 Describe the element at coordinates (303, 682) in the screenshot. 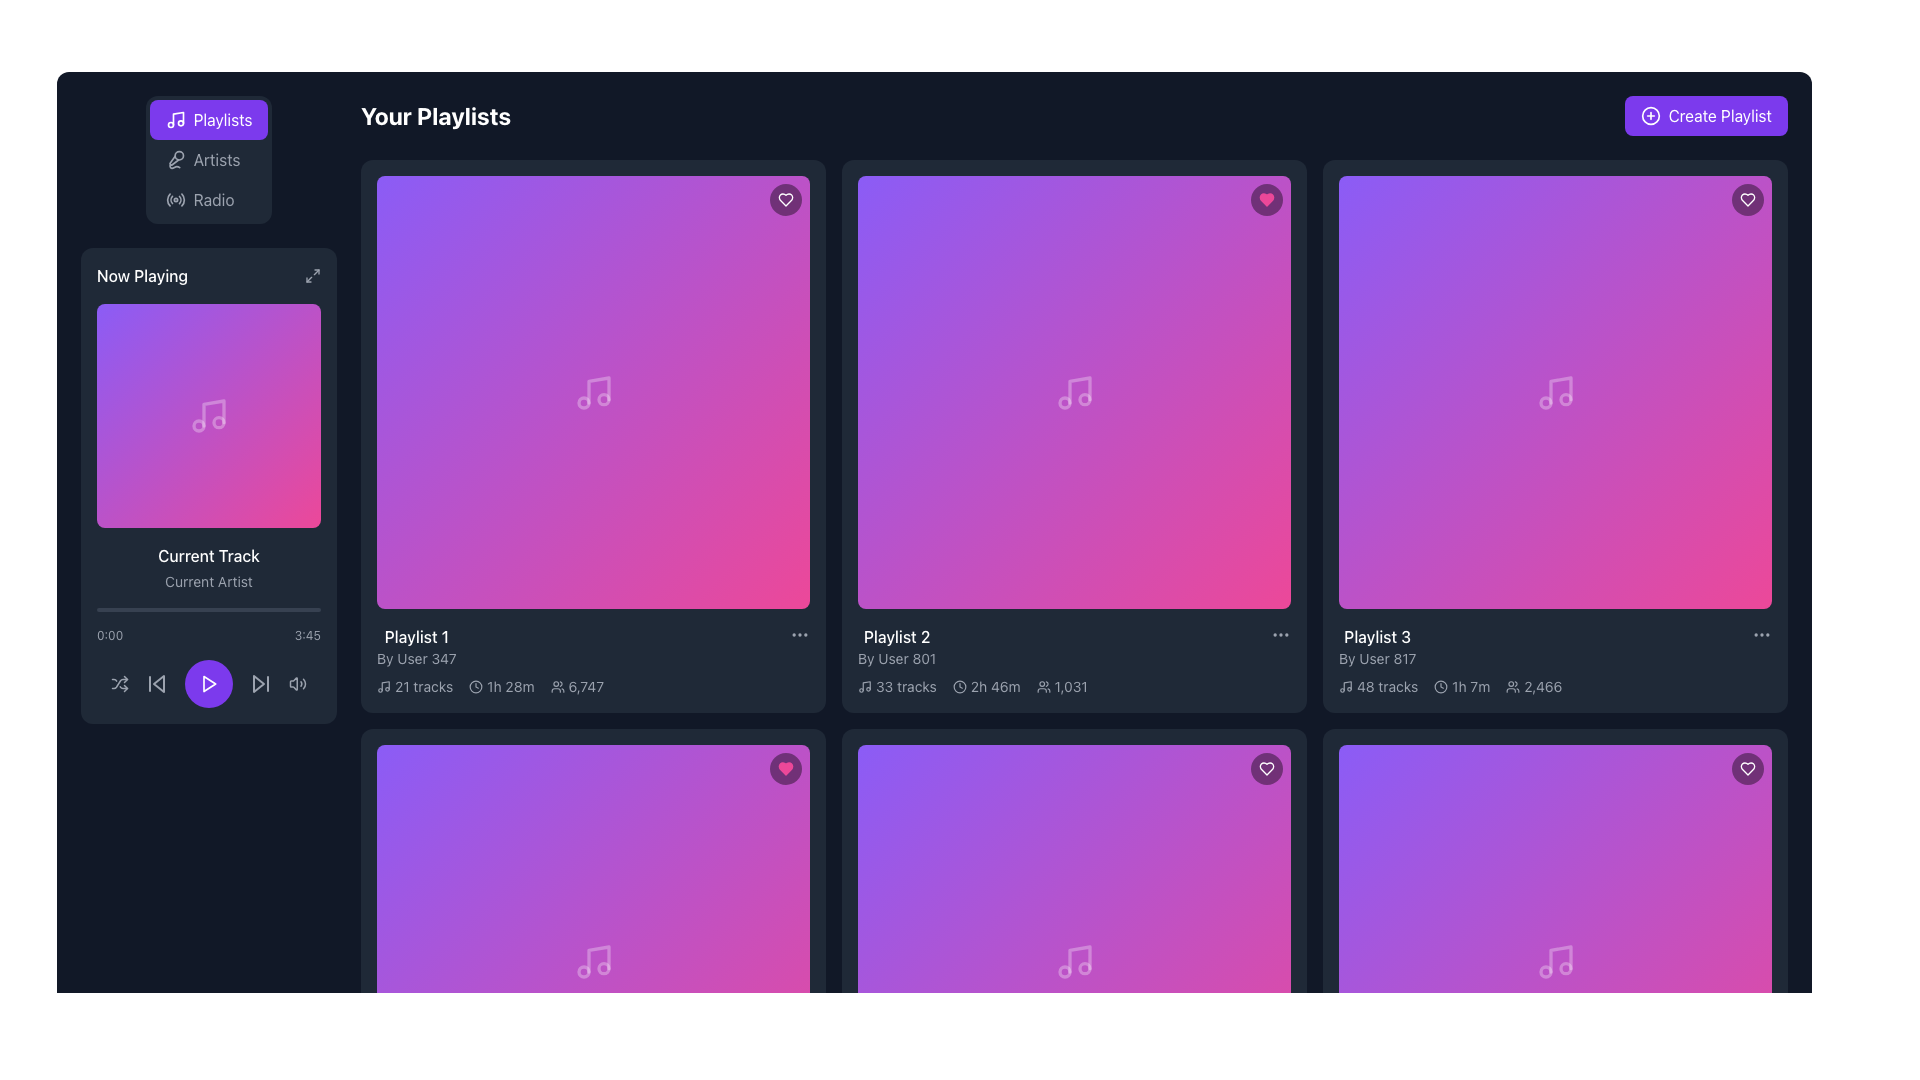

I see `the small circular arc representing the outermost wave line in the audio volume icon, which is light gray and positioned at the bottom-right corner of the 'Now Playing' section` at that location.